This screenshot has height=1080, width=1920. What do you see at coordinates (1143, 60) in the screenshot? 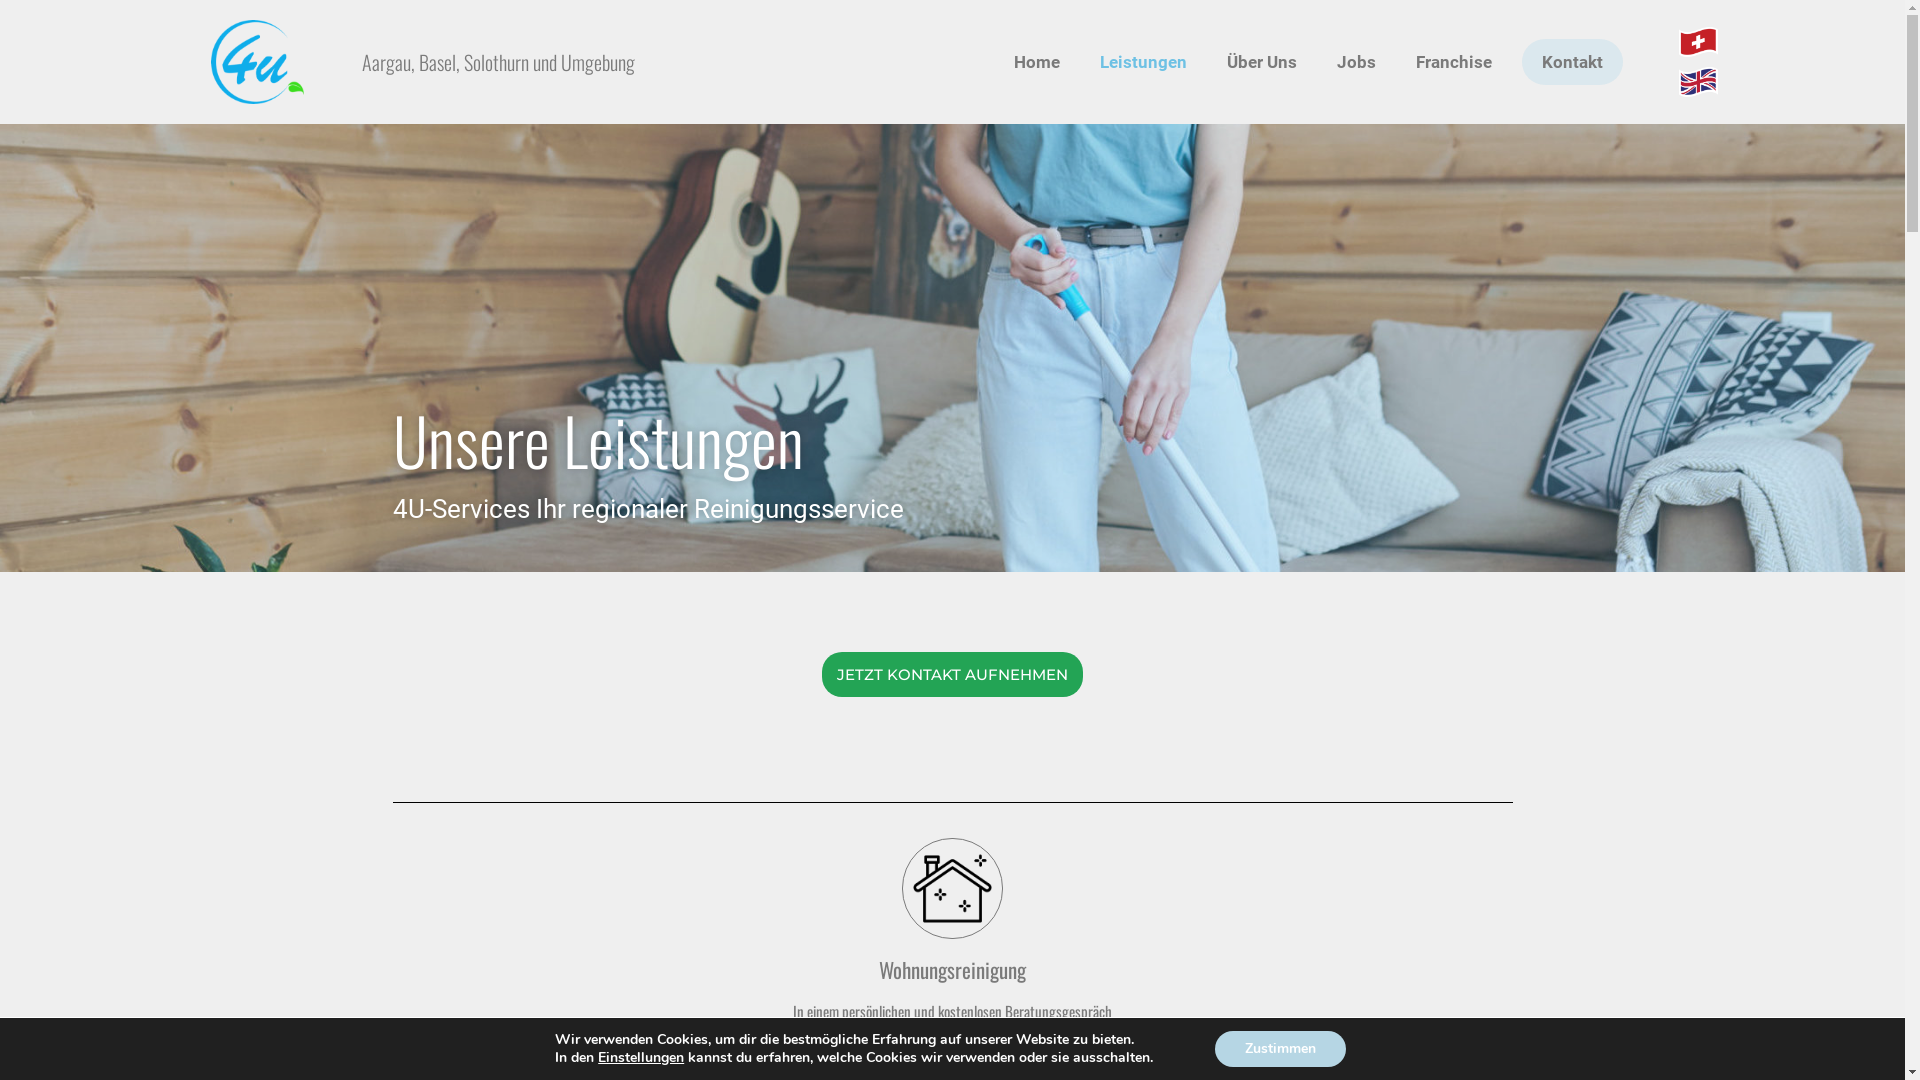
I see `'Leistungen'` at bounding box center [1143, 60].